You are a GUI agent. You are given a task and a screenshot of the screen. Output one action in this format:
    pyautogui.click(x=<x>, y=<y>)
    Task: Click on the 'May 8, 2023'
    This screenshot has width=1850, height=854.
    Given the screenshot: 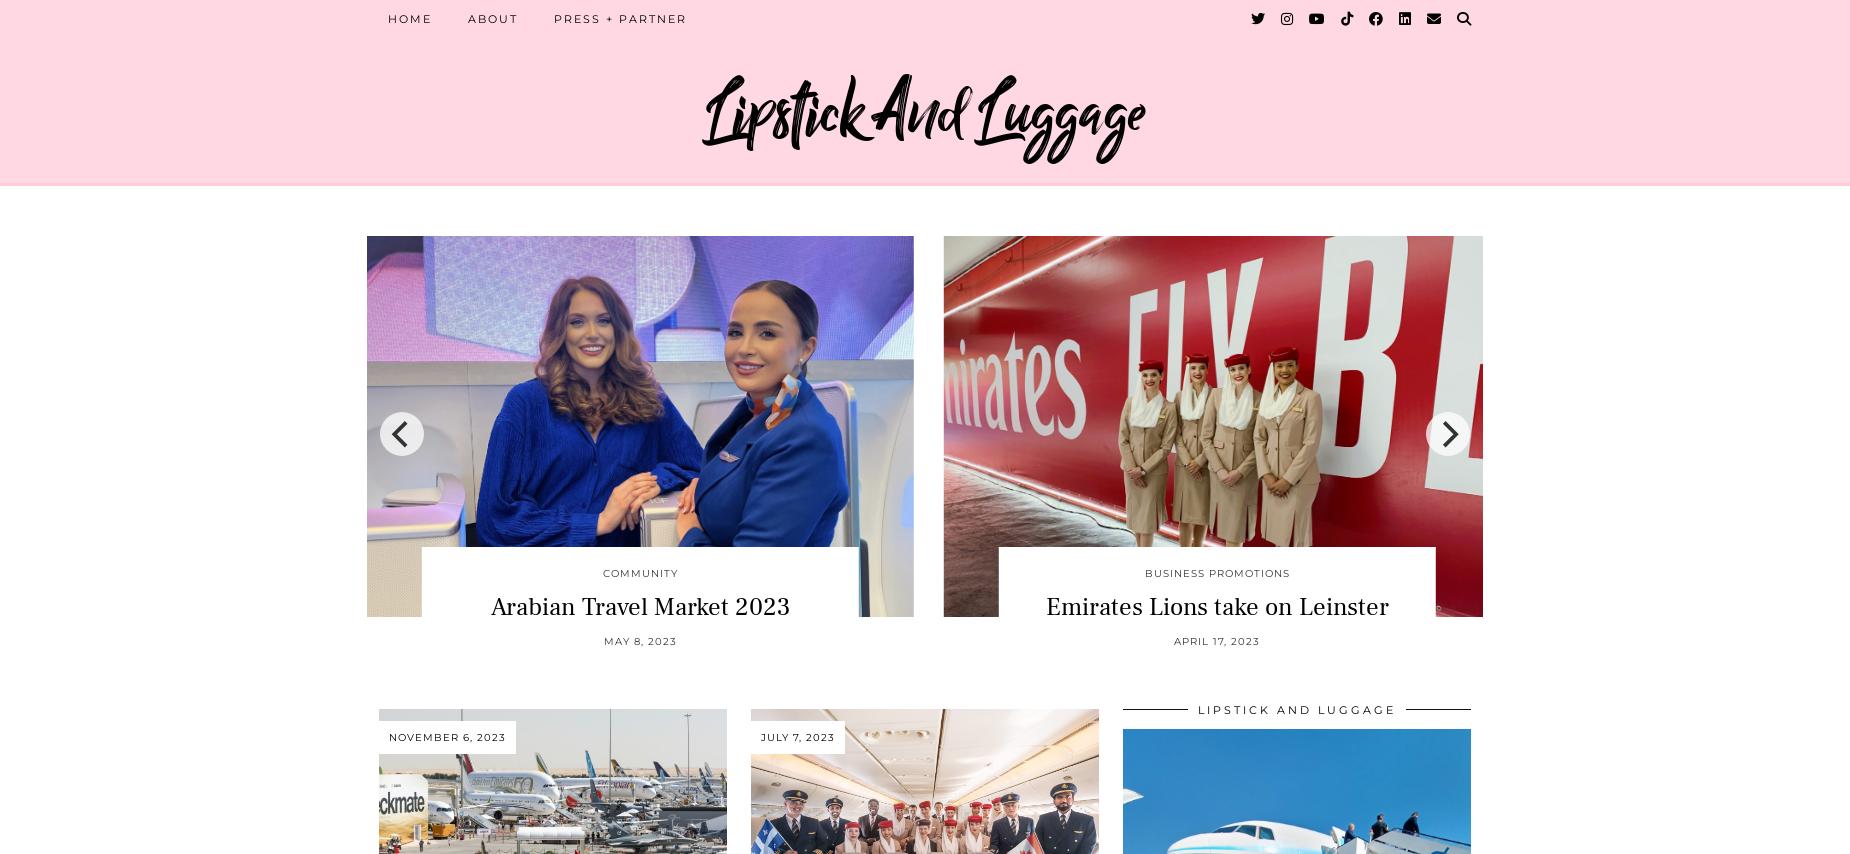 What is the action you would take?
    pyautogui.click(x=639, y=639)
    